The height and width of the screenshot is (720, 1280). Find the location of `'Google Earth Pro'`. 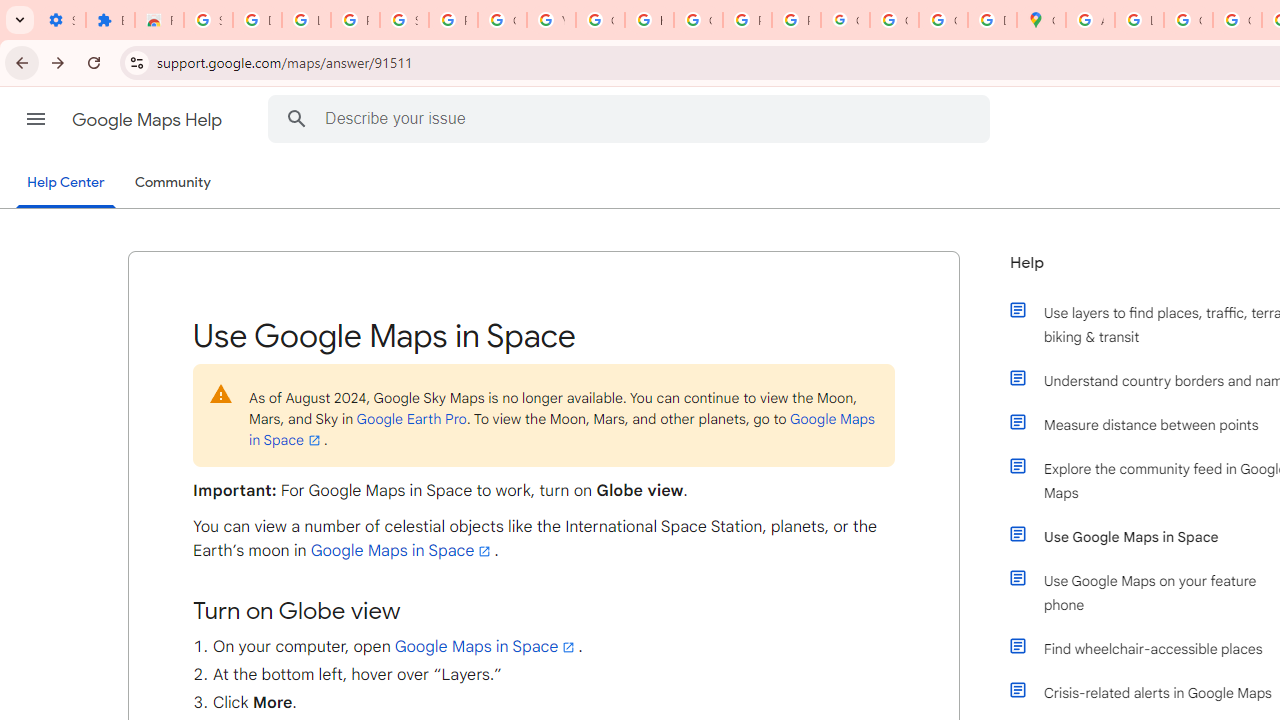

'Google Earth Pro' is located at coordinates (410, 417).